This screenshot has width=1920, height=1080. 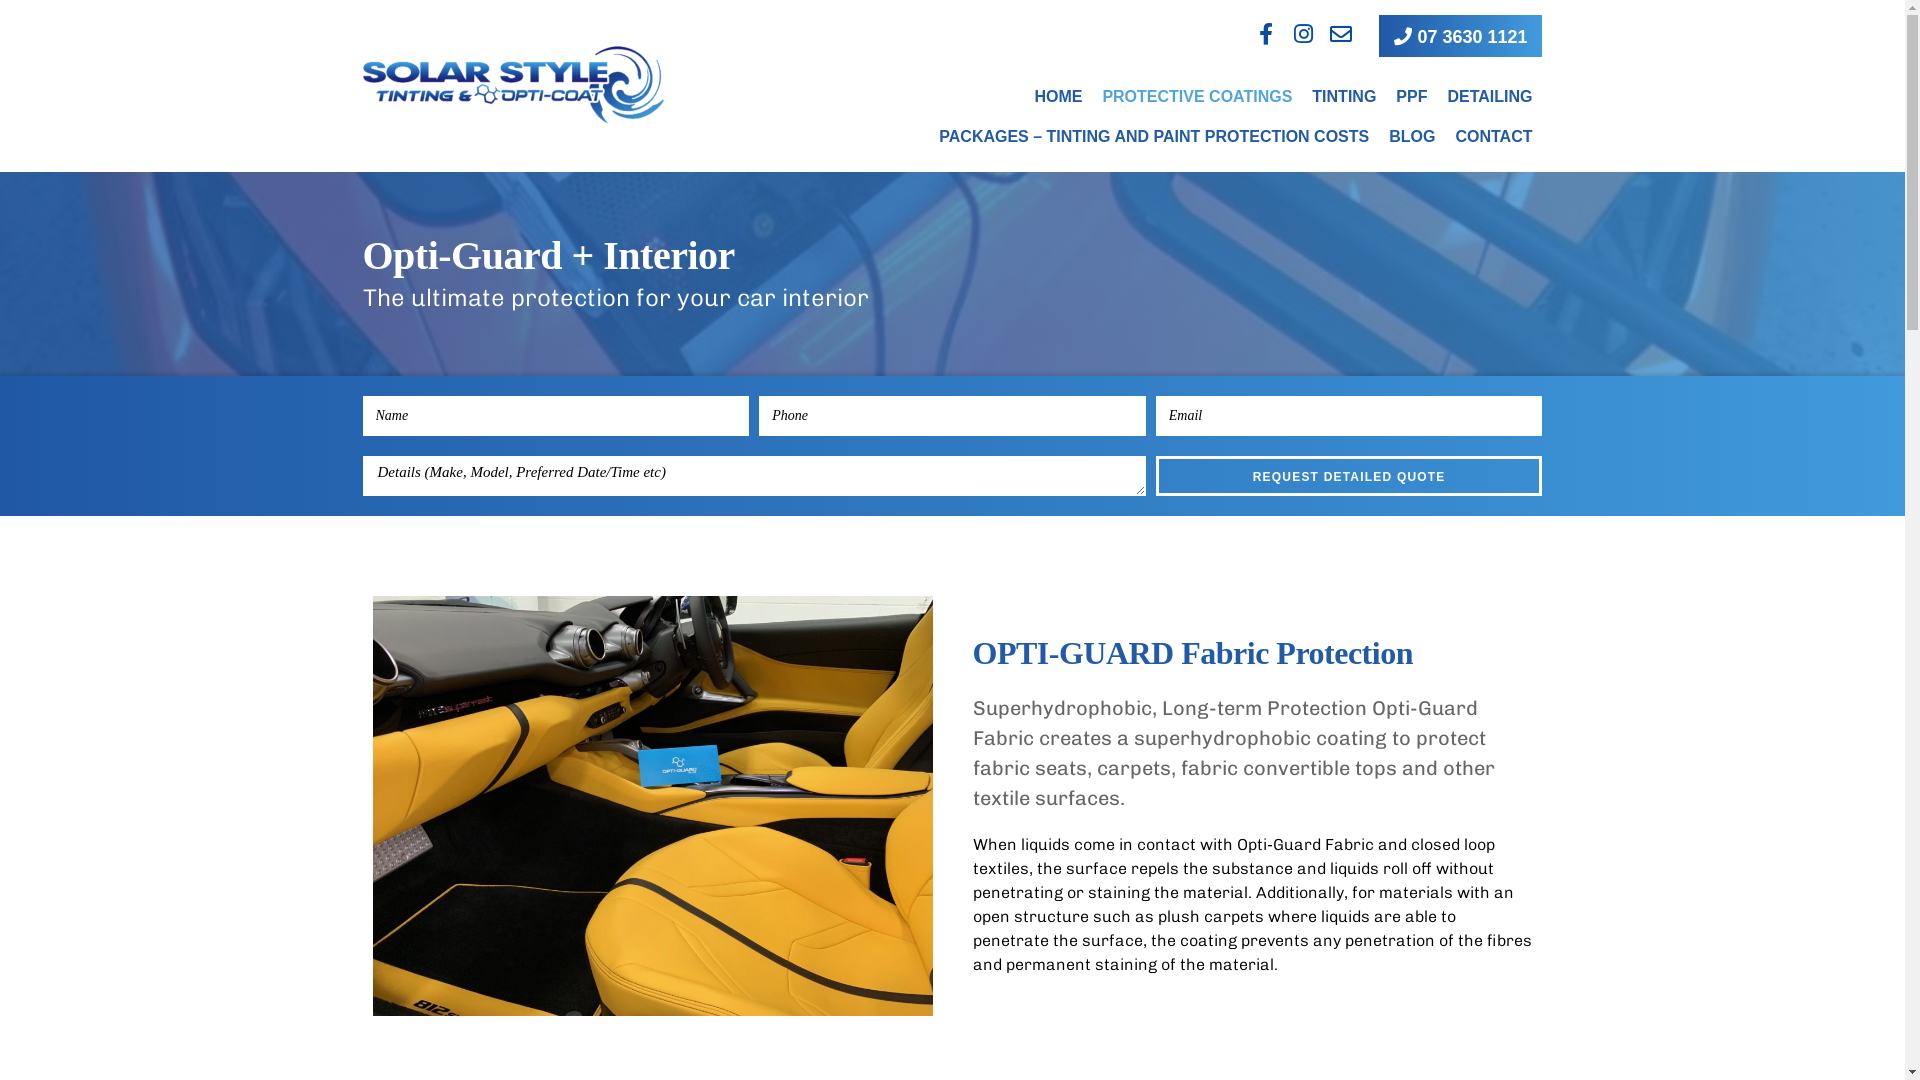 I want to click on 'DETAILING', so click(x=1489, y=96).